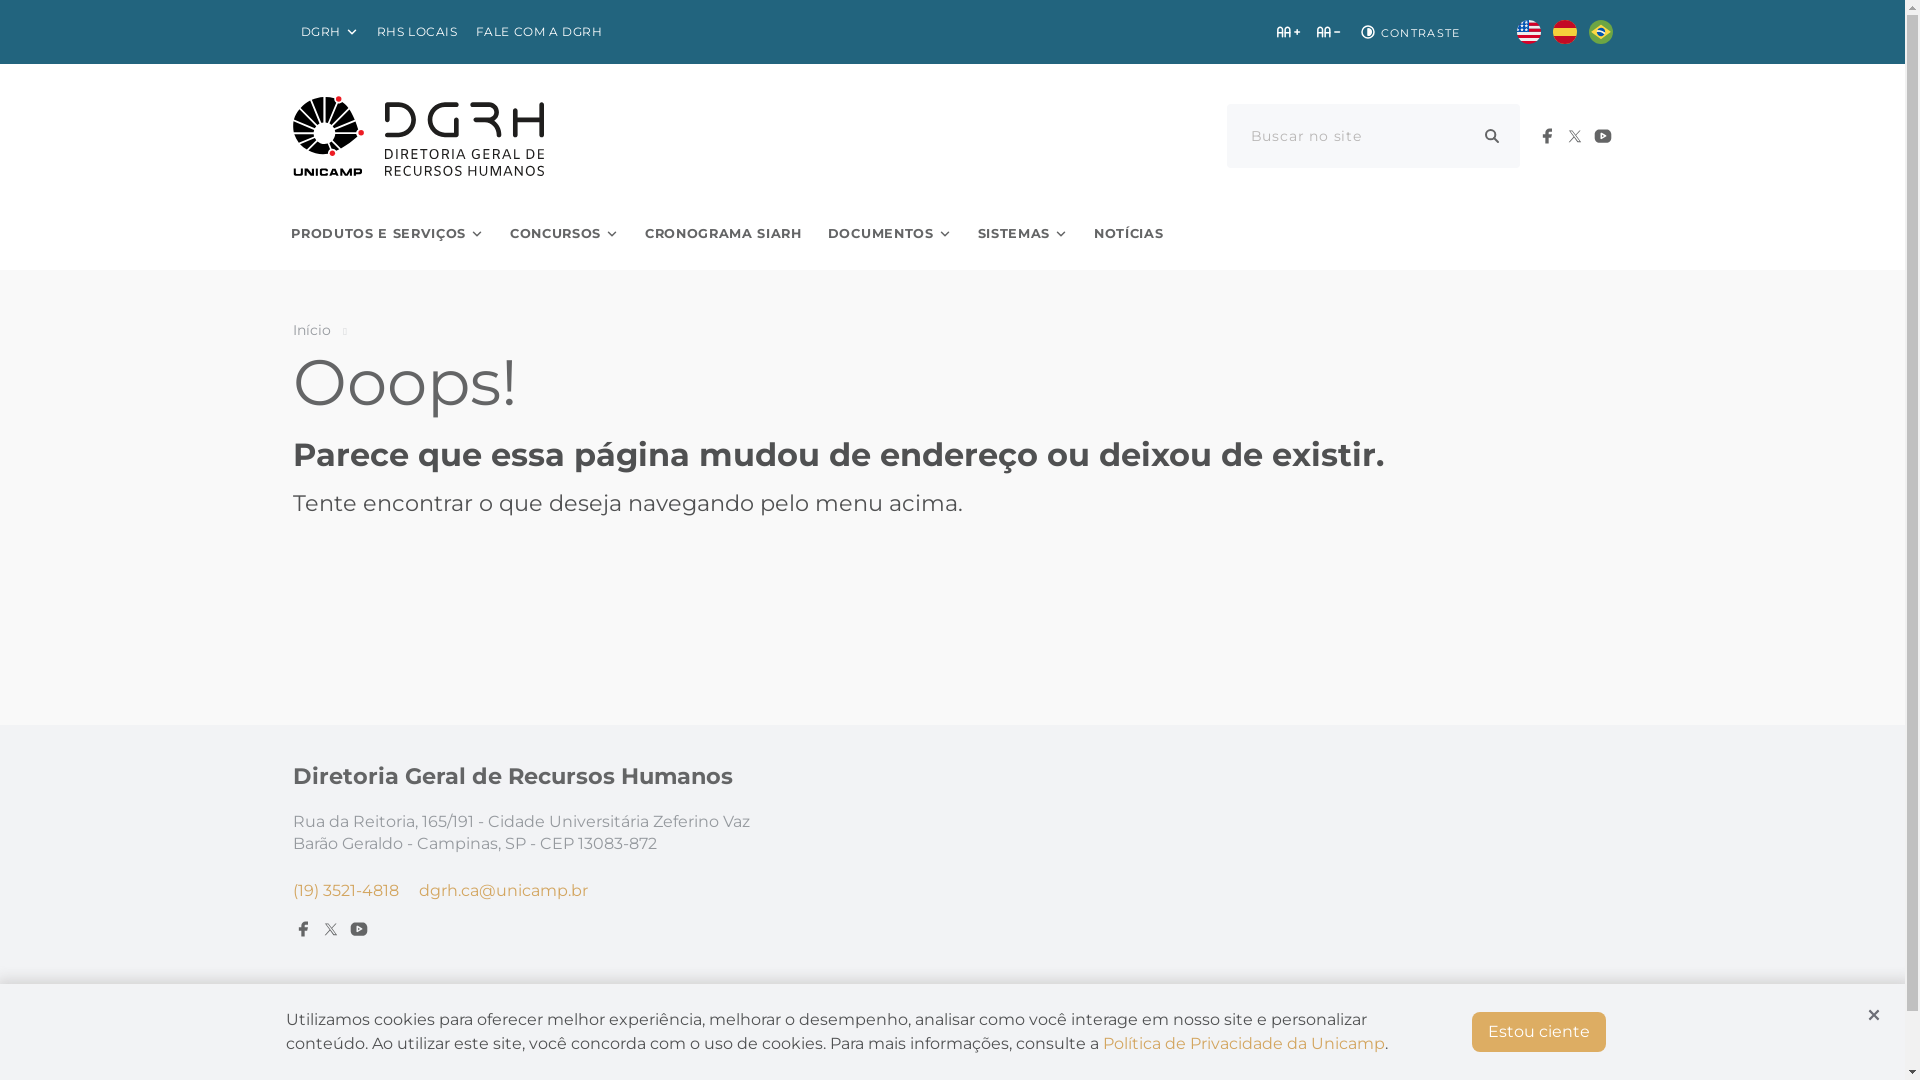 The image size is (1920, 1080). I want to click on 'Diminuir fonte', so click(1328, 31).